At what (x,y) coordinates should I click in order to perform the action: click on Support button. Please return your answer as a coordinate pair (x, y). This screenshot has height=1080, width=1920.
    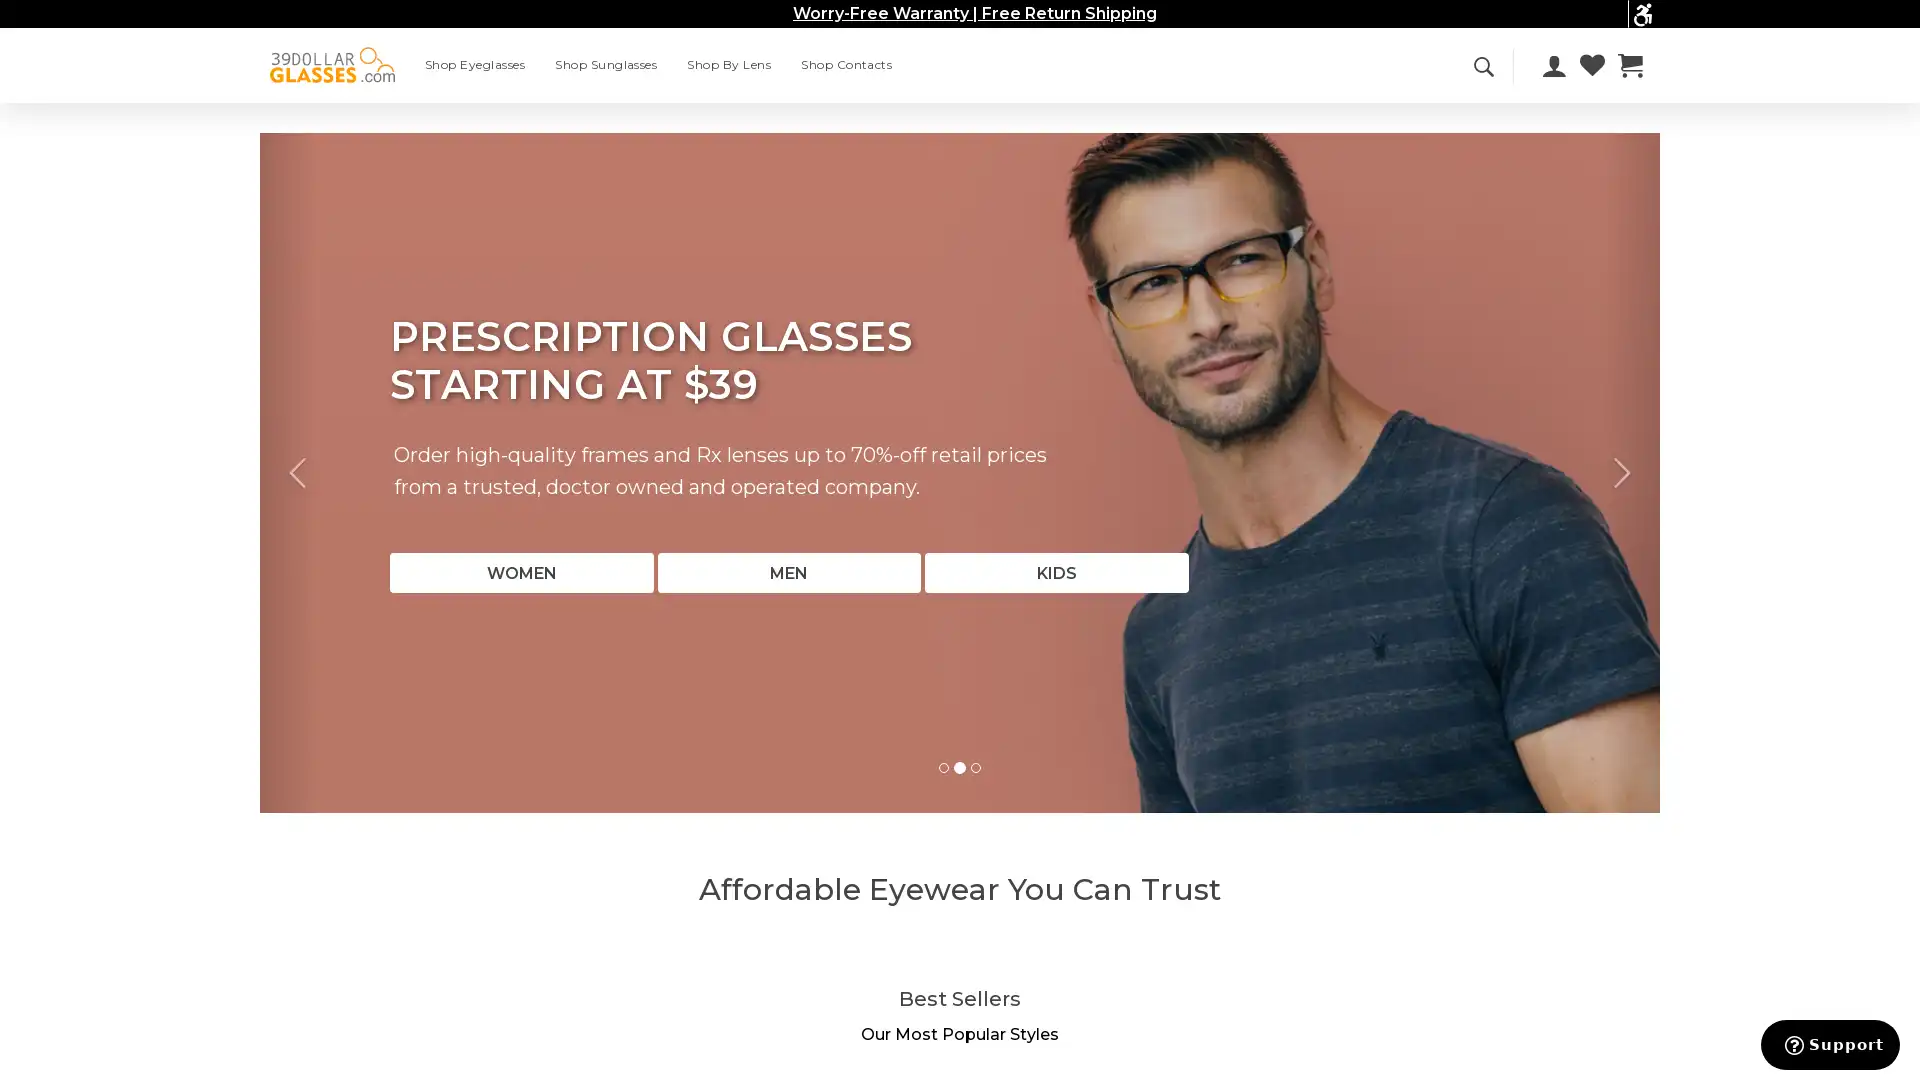
    Looking at the image, I should click on (1830, 1044).